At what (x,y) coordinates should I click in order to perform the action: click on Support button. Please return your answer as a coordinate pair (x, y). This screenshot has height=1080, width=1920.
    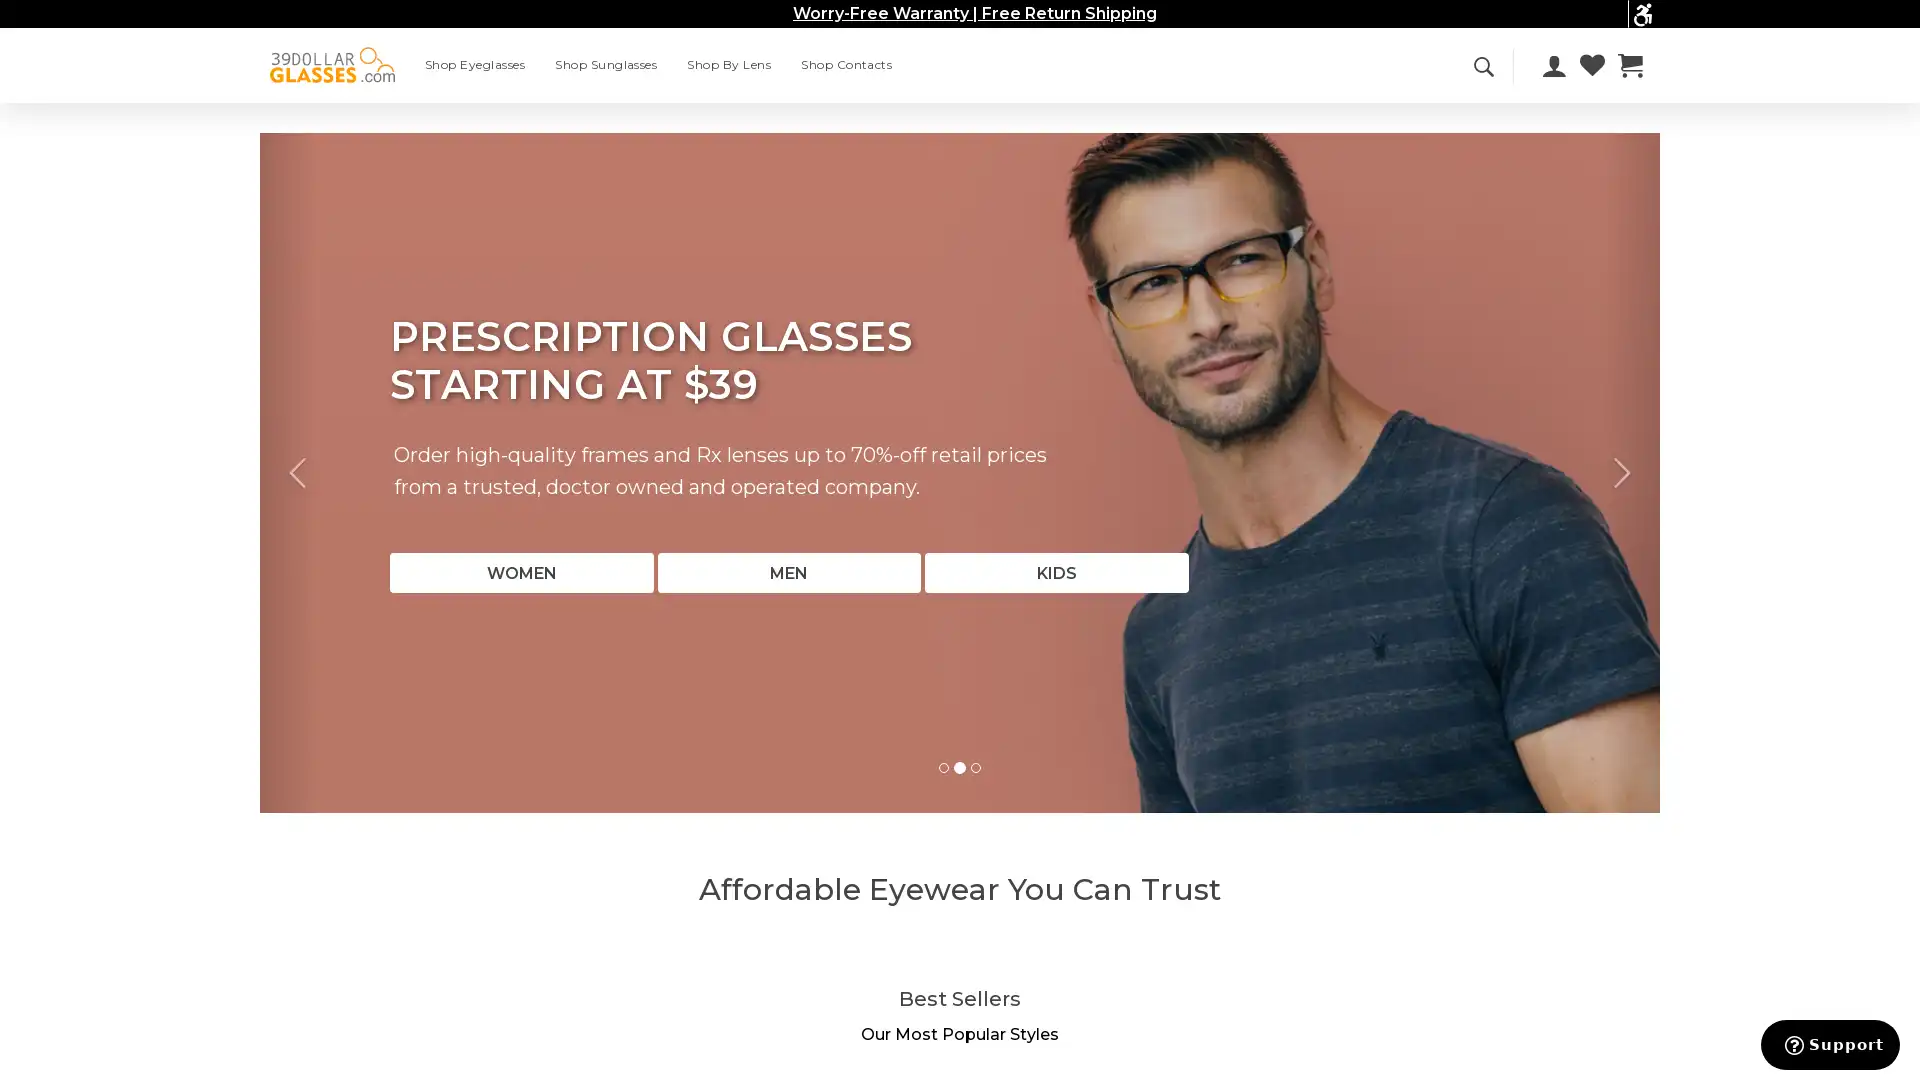
    Looking at the image, I should click on (1830, 1044).